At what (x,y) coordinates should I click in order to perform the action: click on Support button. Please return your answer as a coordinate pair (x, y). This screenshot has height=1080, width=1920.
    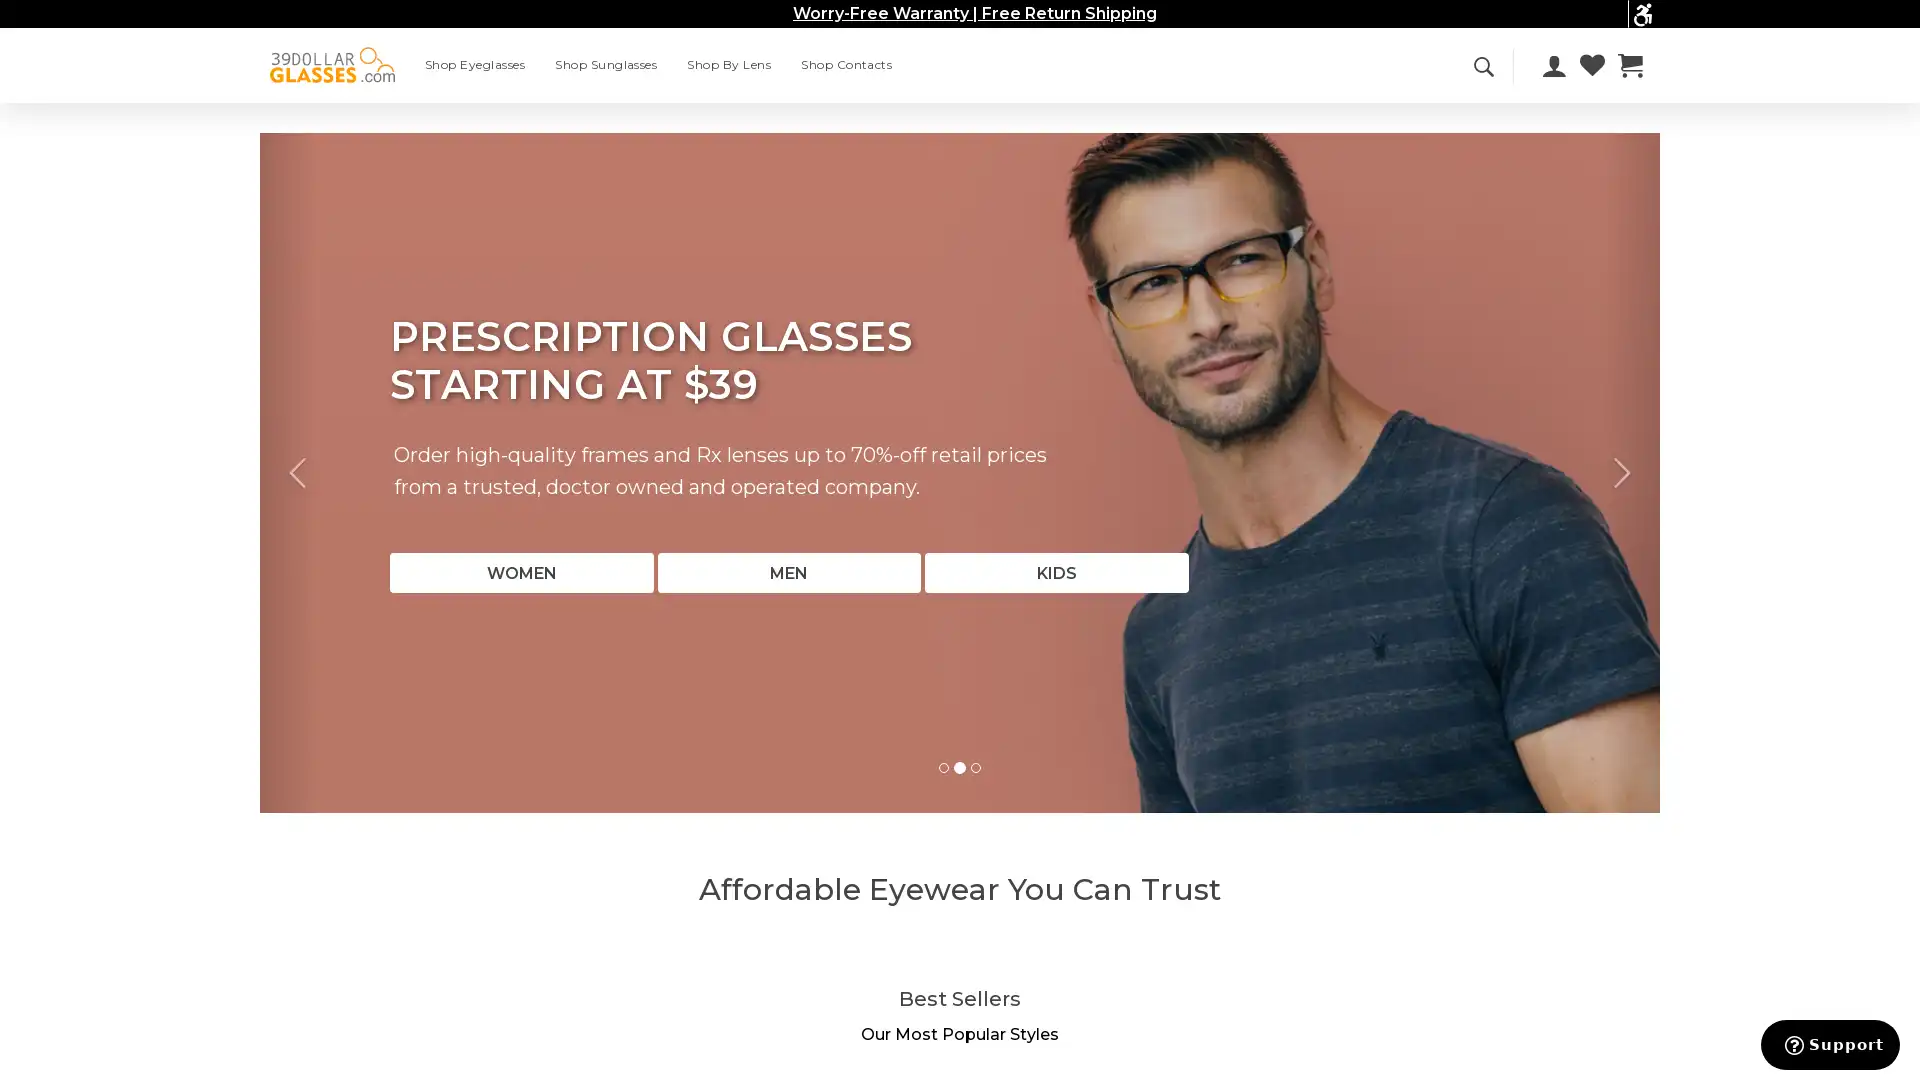
    Looking at the image, I should click on (1830, 1044).